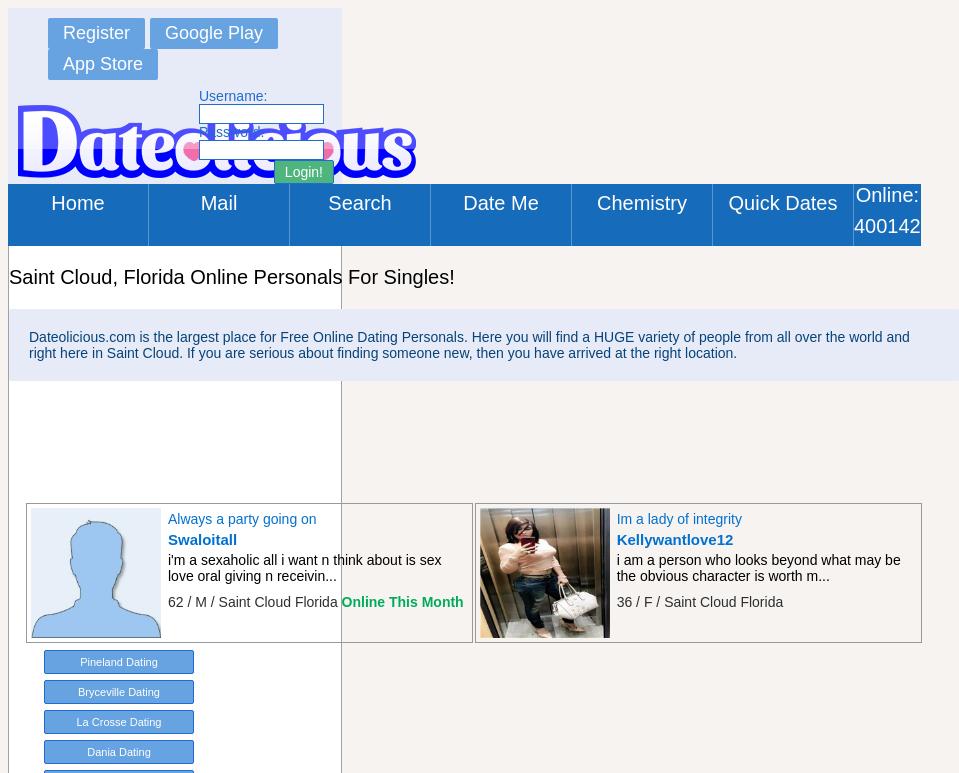 The width and height of the screenshot is (959, 773). I want to click on 'App Store', so click(102, 63).